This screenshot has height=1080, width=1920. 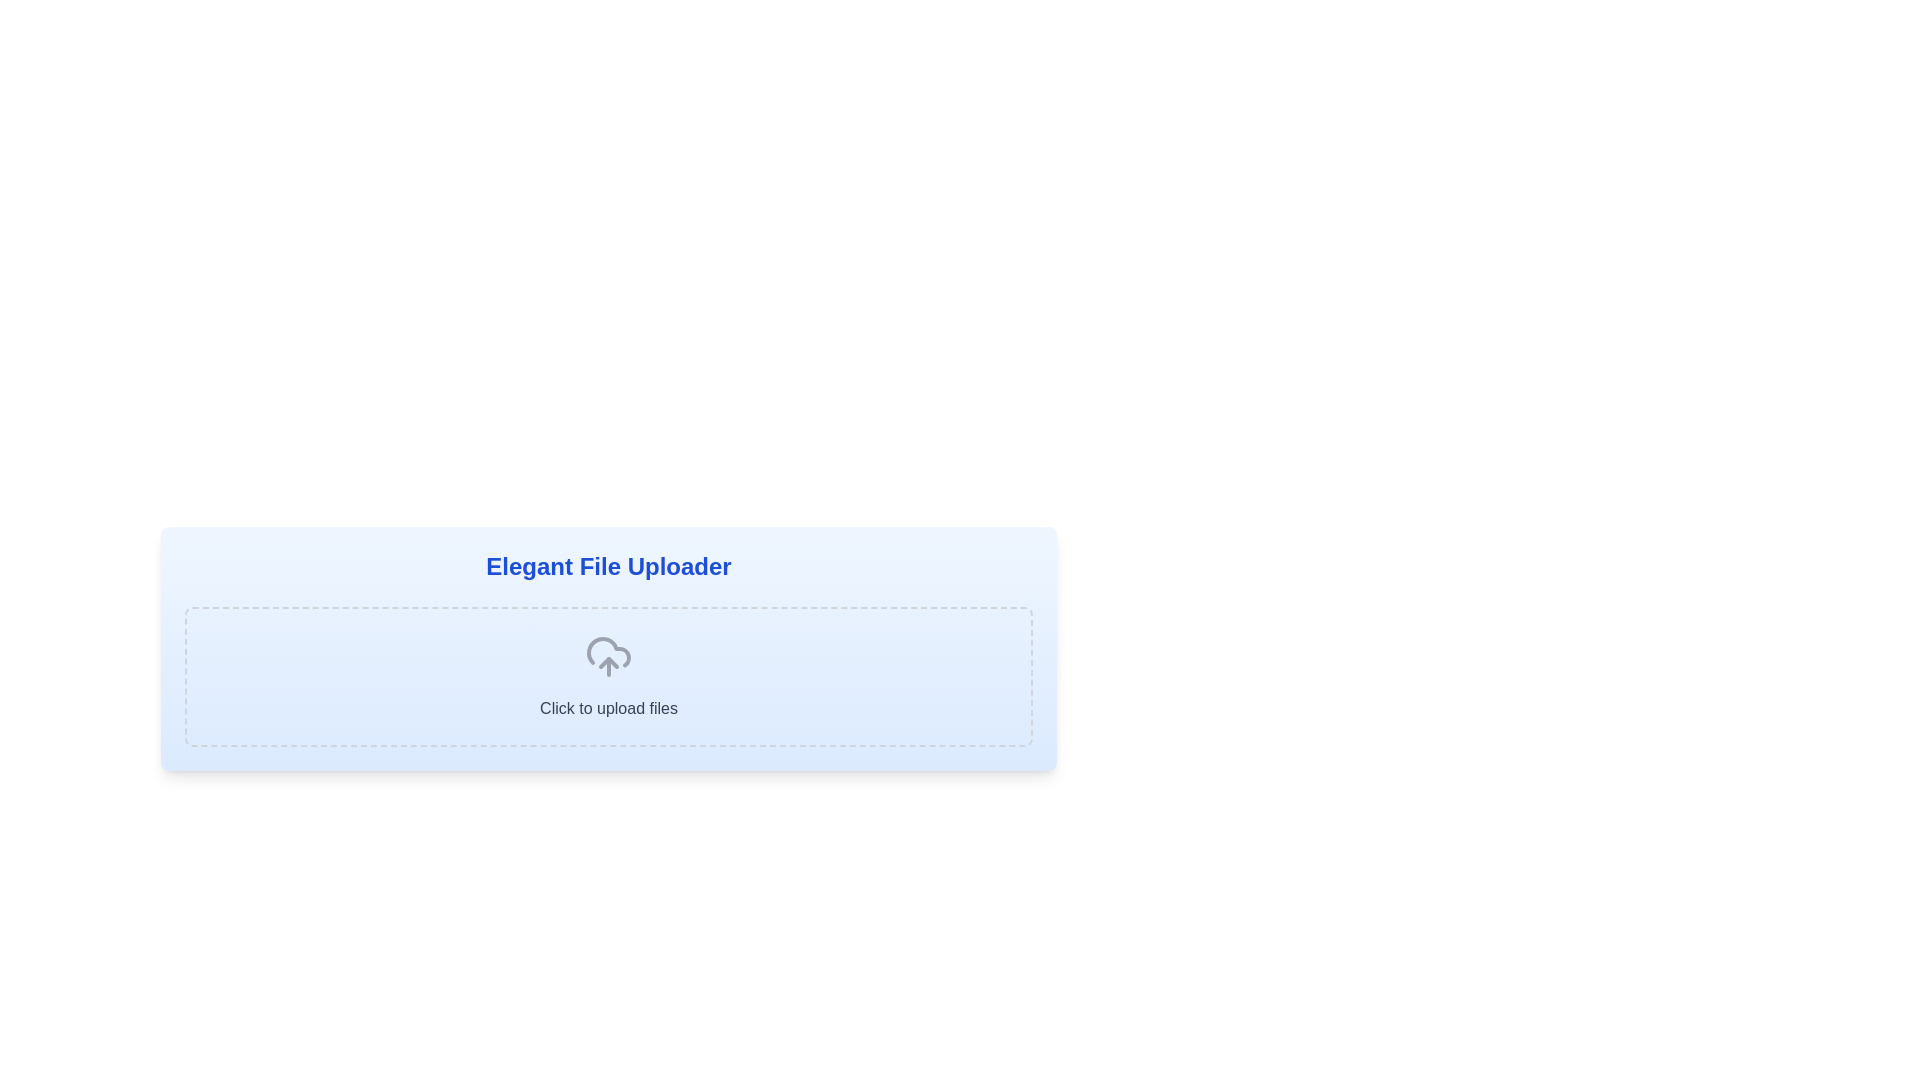 I want to click on the Interactive file uploader interface element, so click(x=608, y=648).